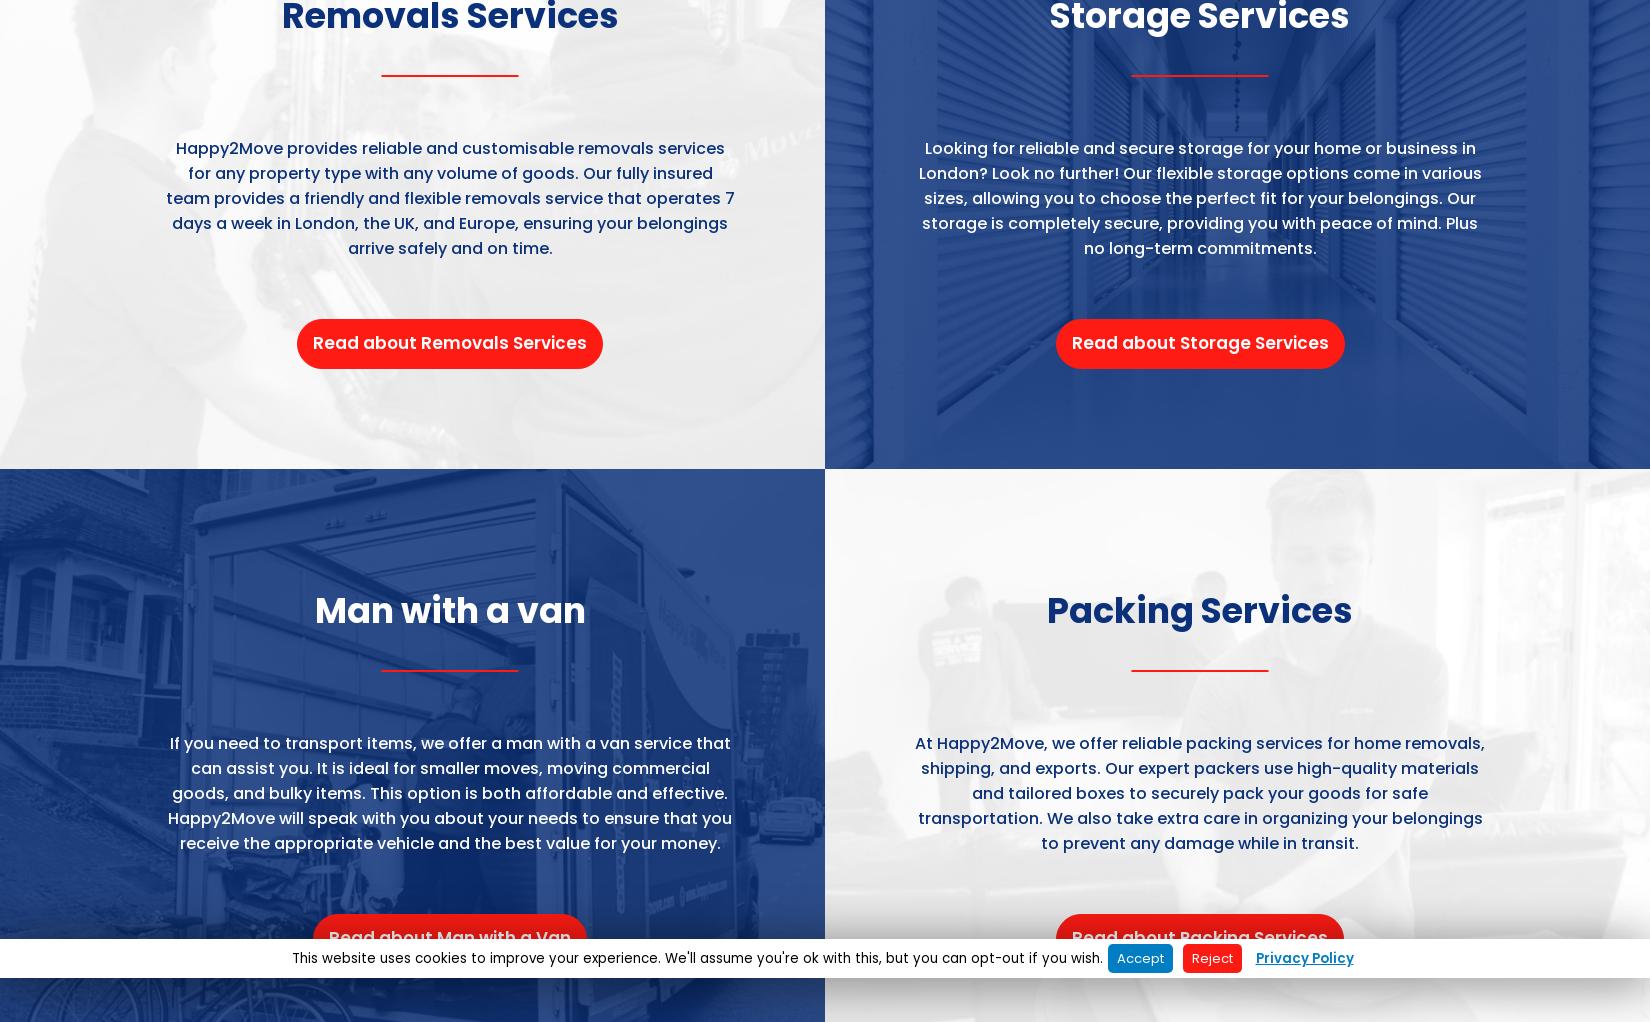 The height and width of the screenshot is (1022, 1650). Describe the element at coordinates (1200, 609) in the screenshot. I see `'Packing Services'` at that location.